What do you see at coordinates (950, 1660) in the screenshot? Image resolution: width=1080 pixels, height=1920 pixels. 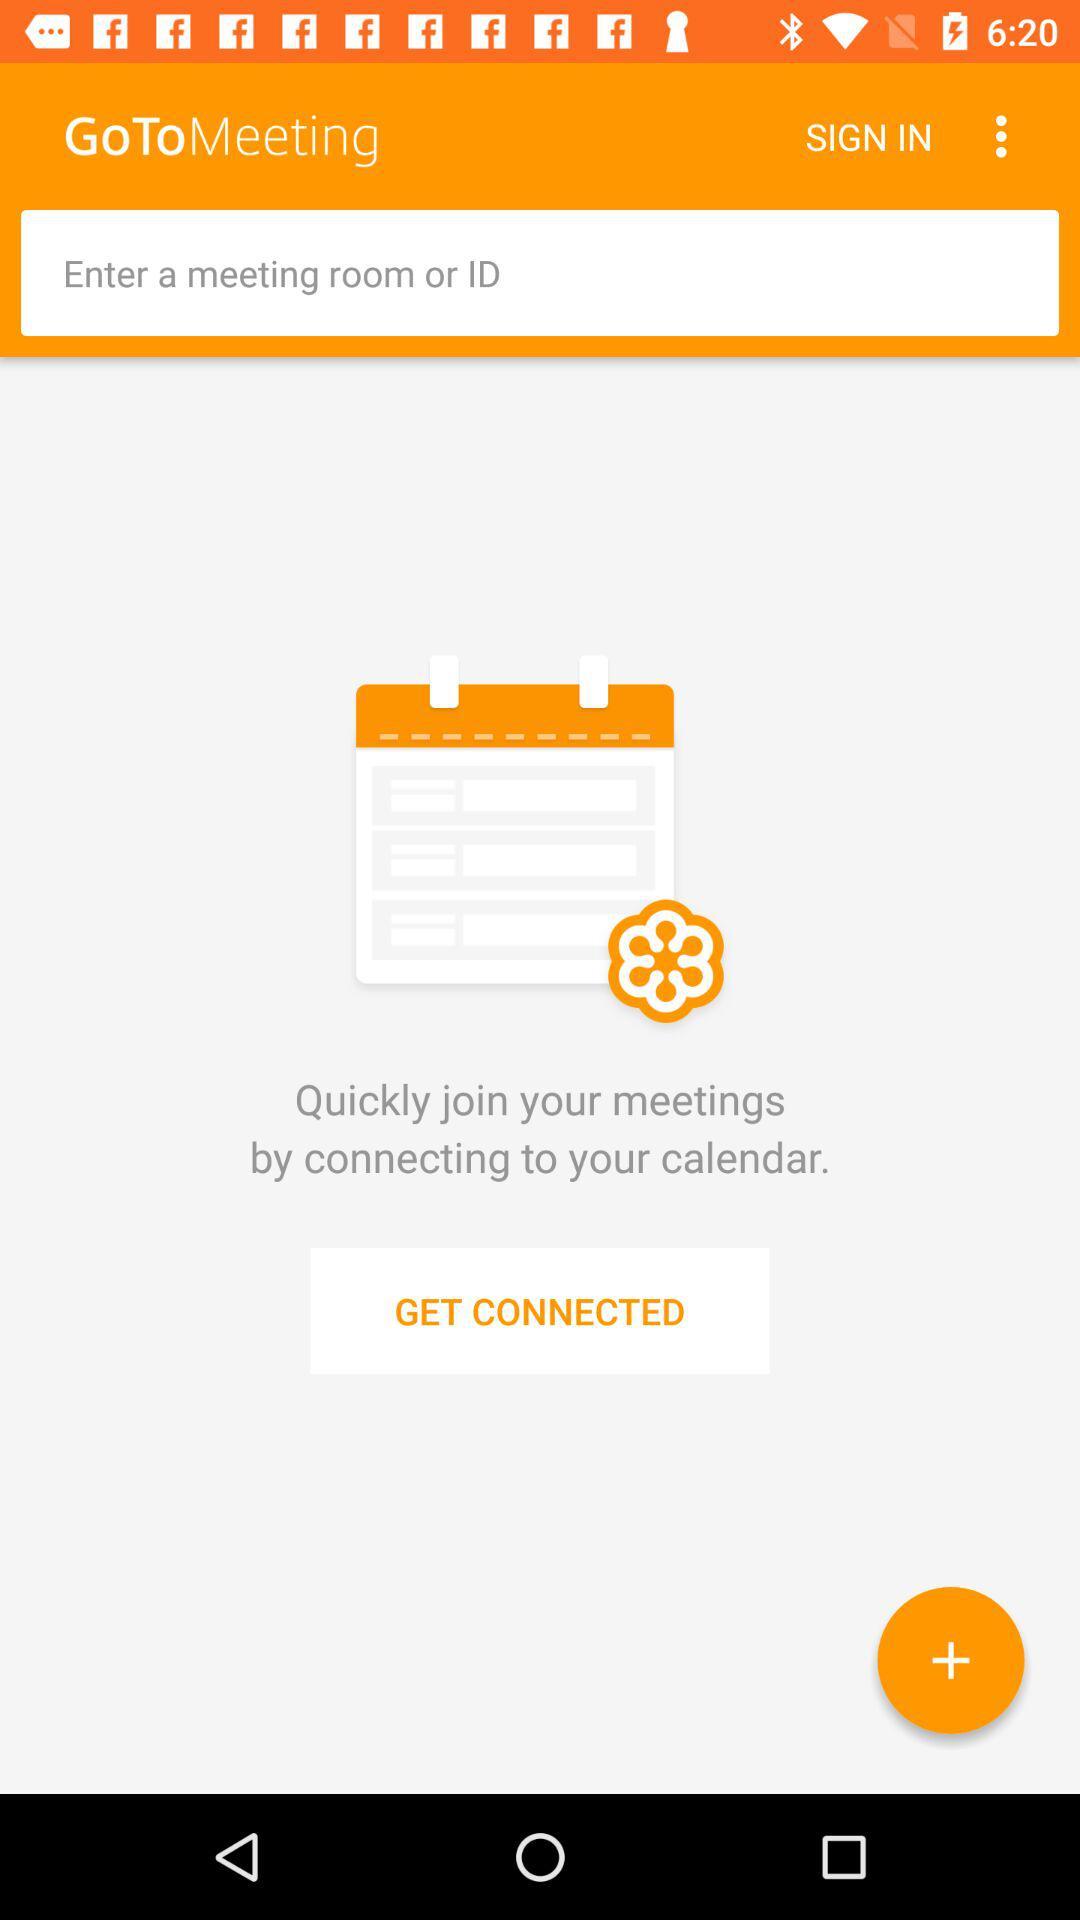 I see `icon below the quickly join your` at bounding box center [950, 1660].